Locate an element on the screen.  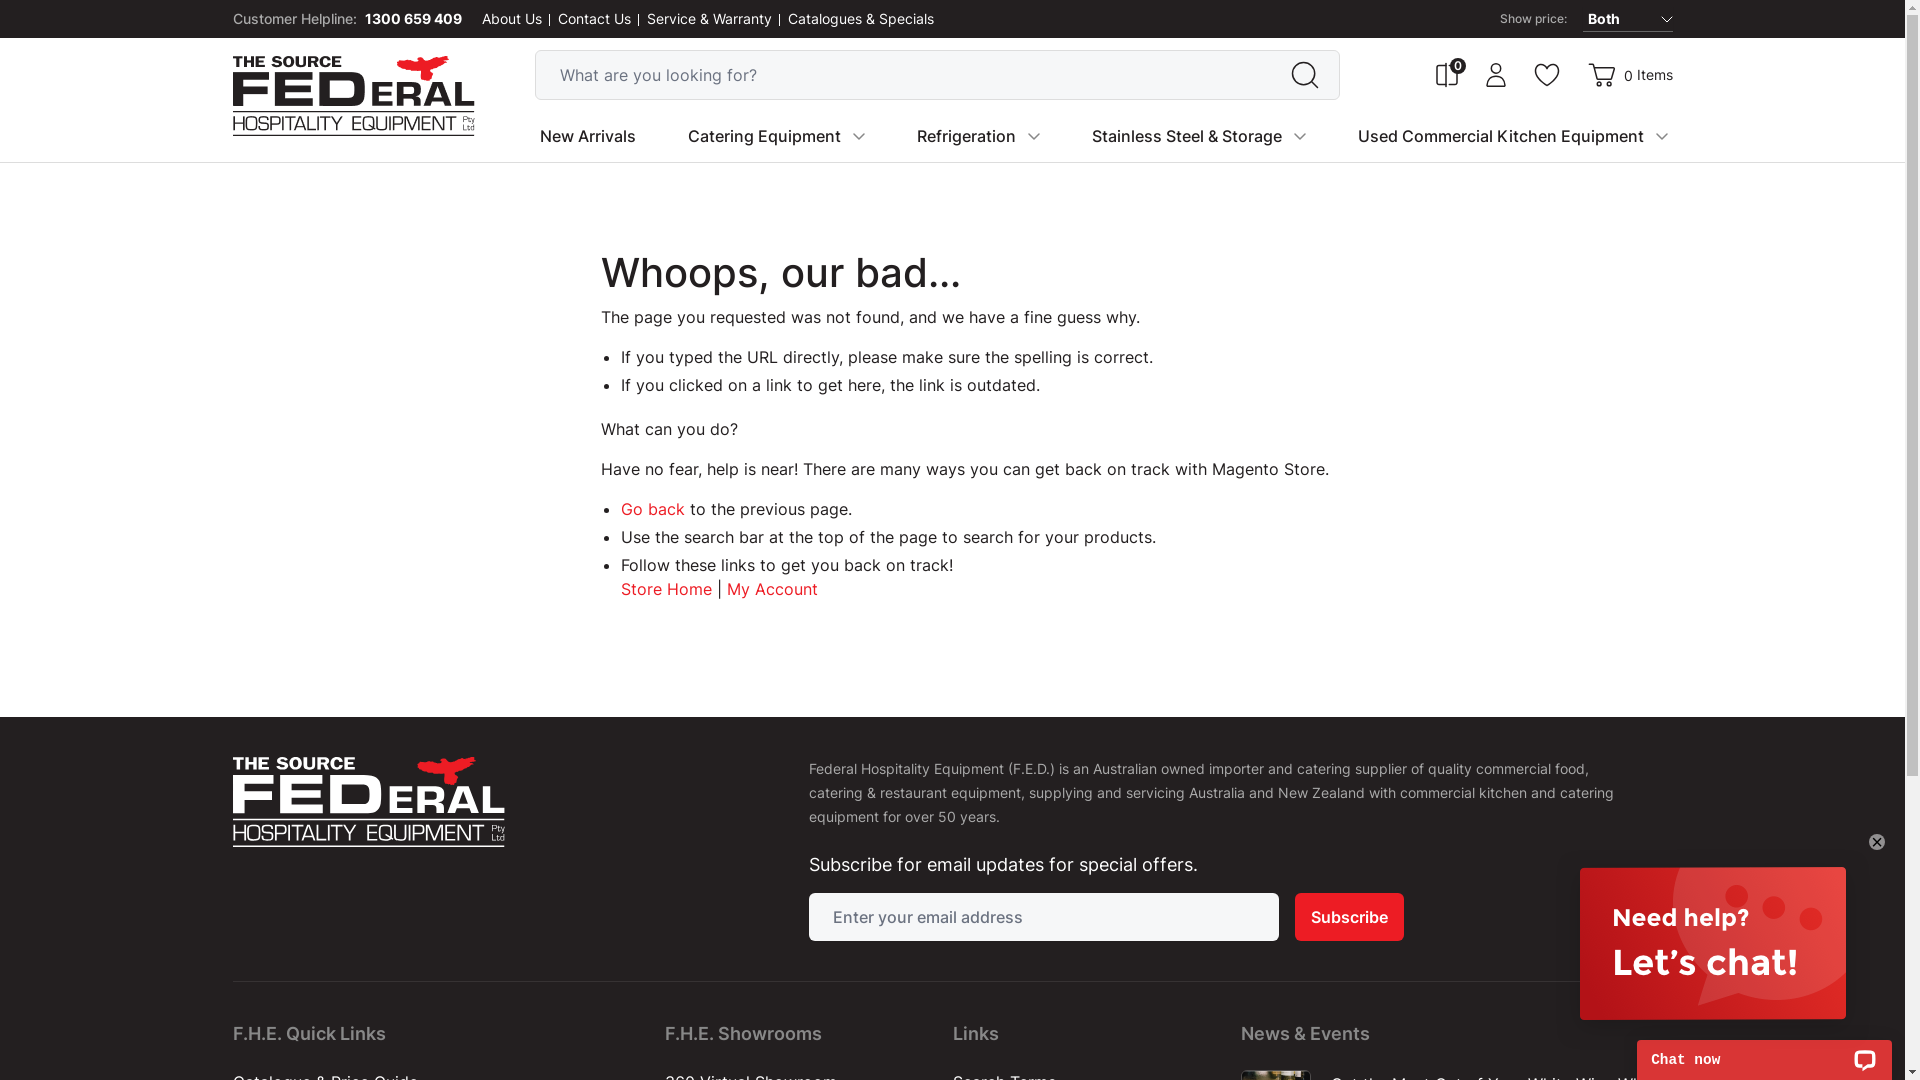
'Cart is located at coordinates (1587, 73).